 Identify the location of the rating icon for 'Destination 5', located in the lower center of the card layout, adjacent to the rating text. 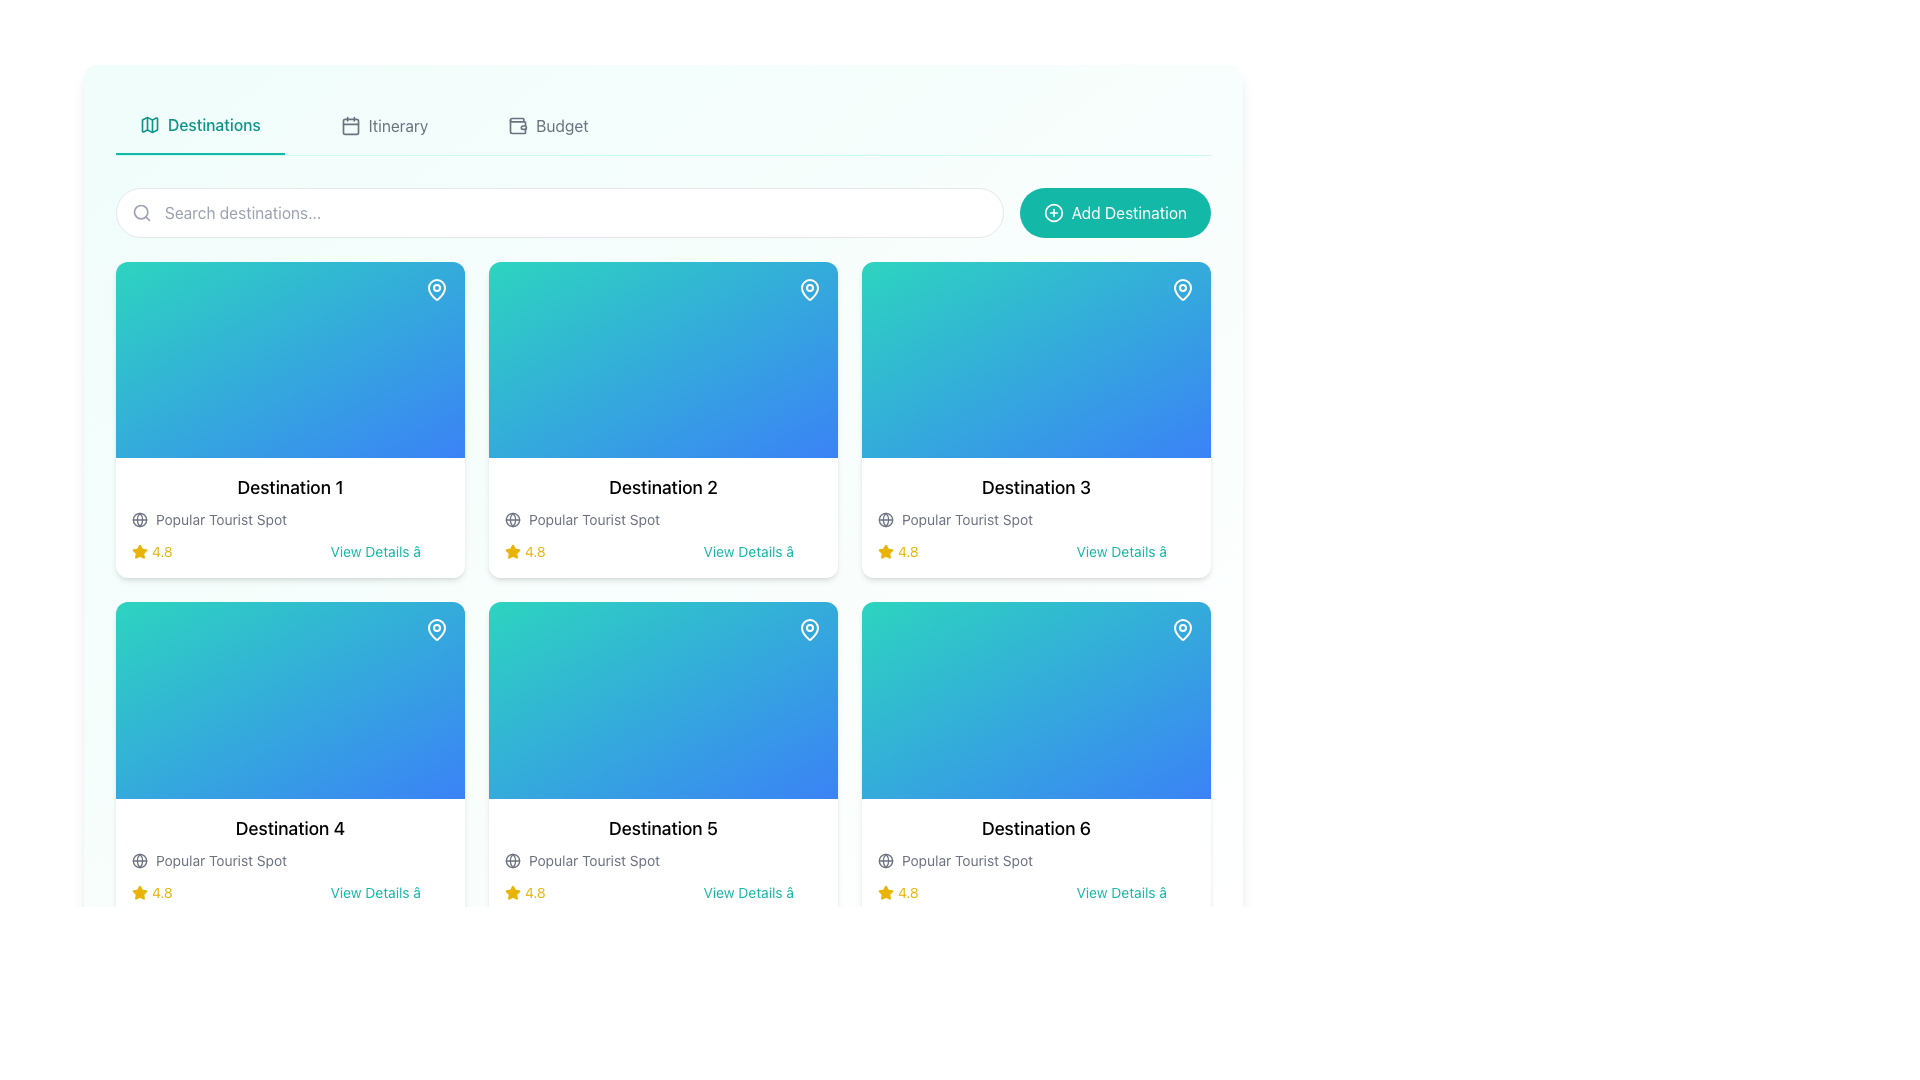
(513, 891).